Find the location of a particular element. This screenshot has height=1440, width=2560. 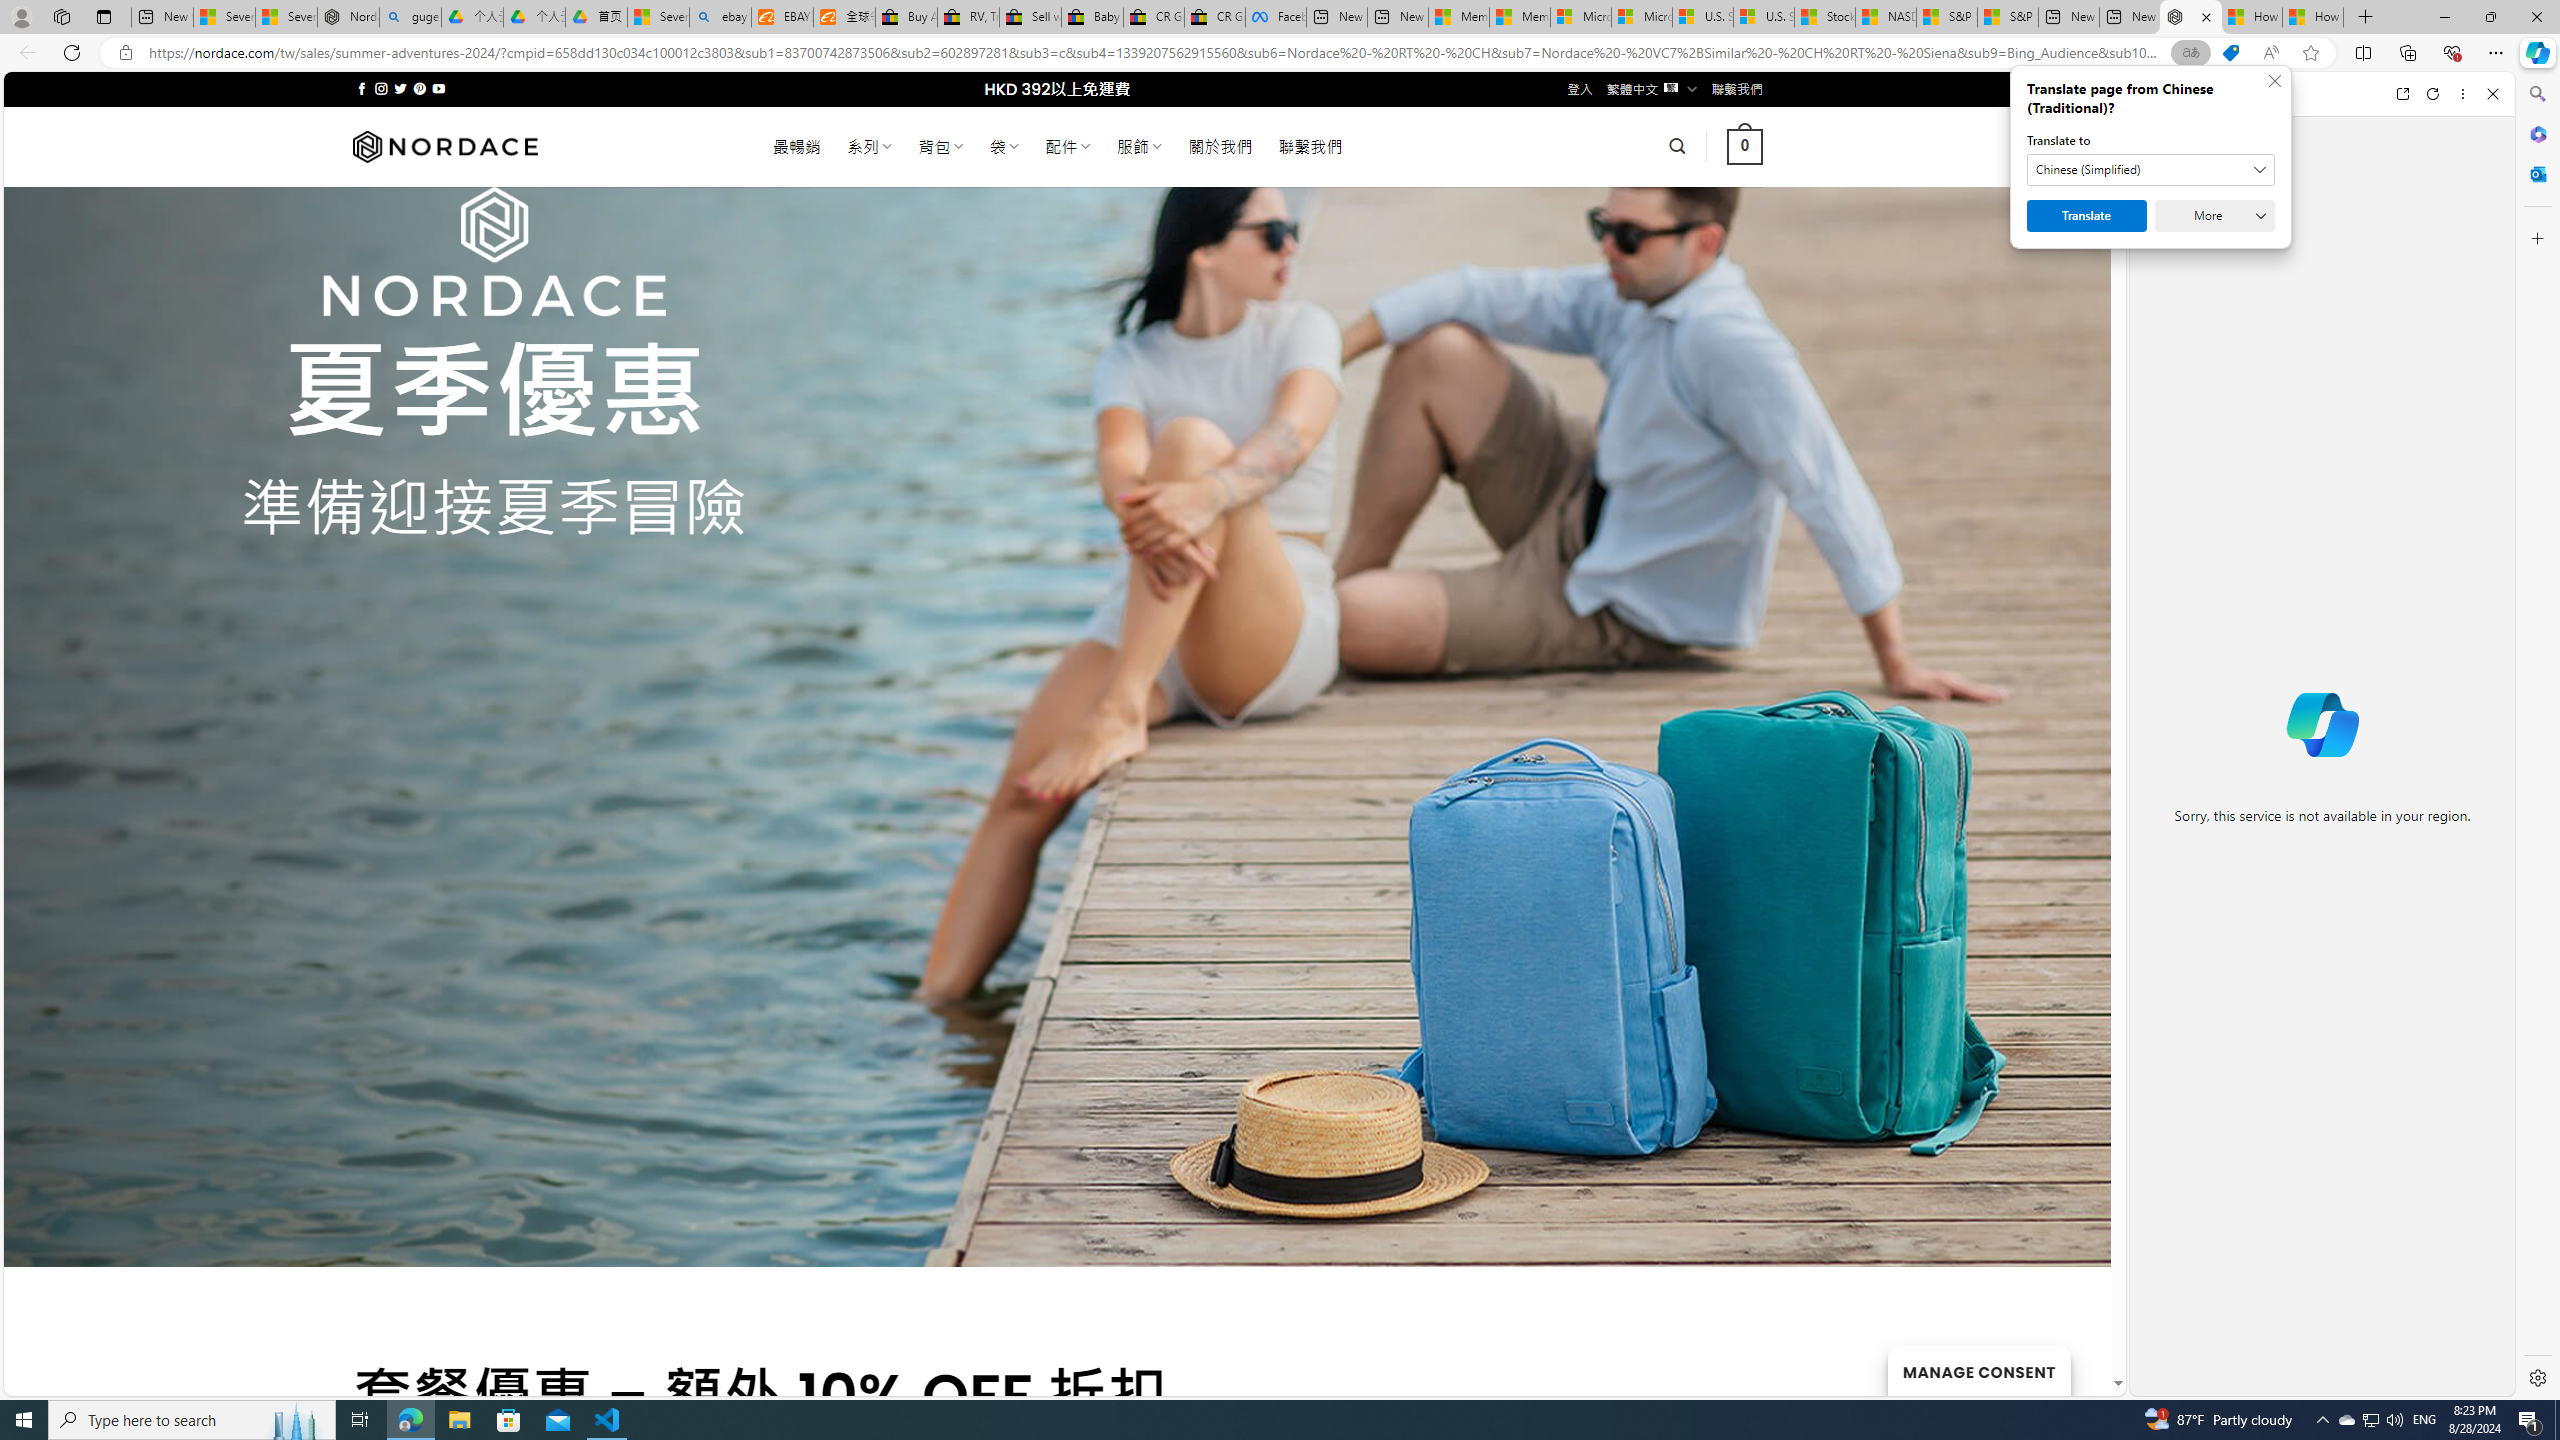

'  0  ' is located at coordinates (1744, 145).